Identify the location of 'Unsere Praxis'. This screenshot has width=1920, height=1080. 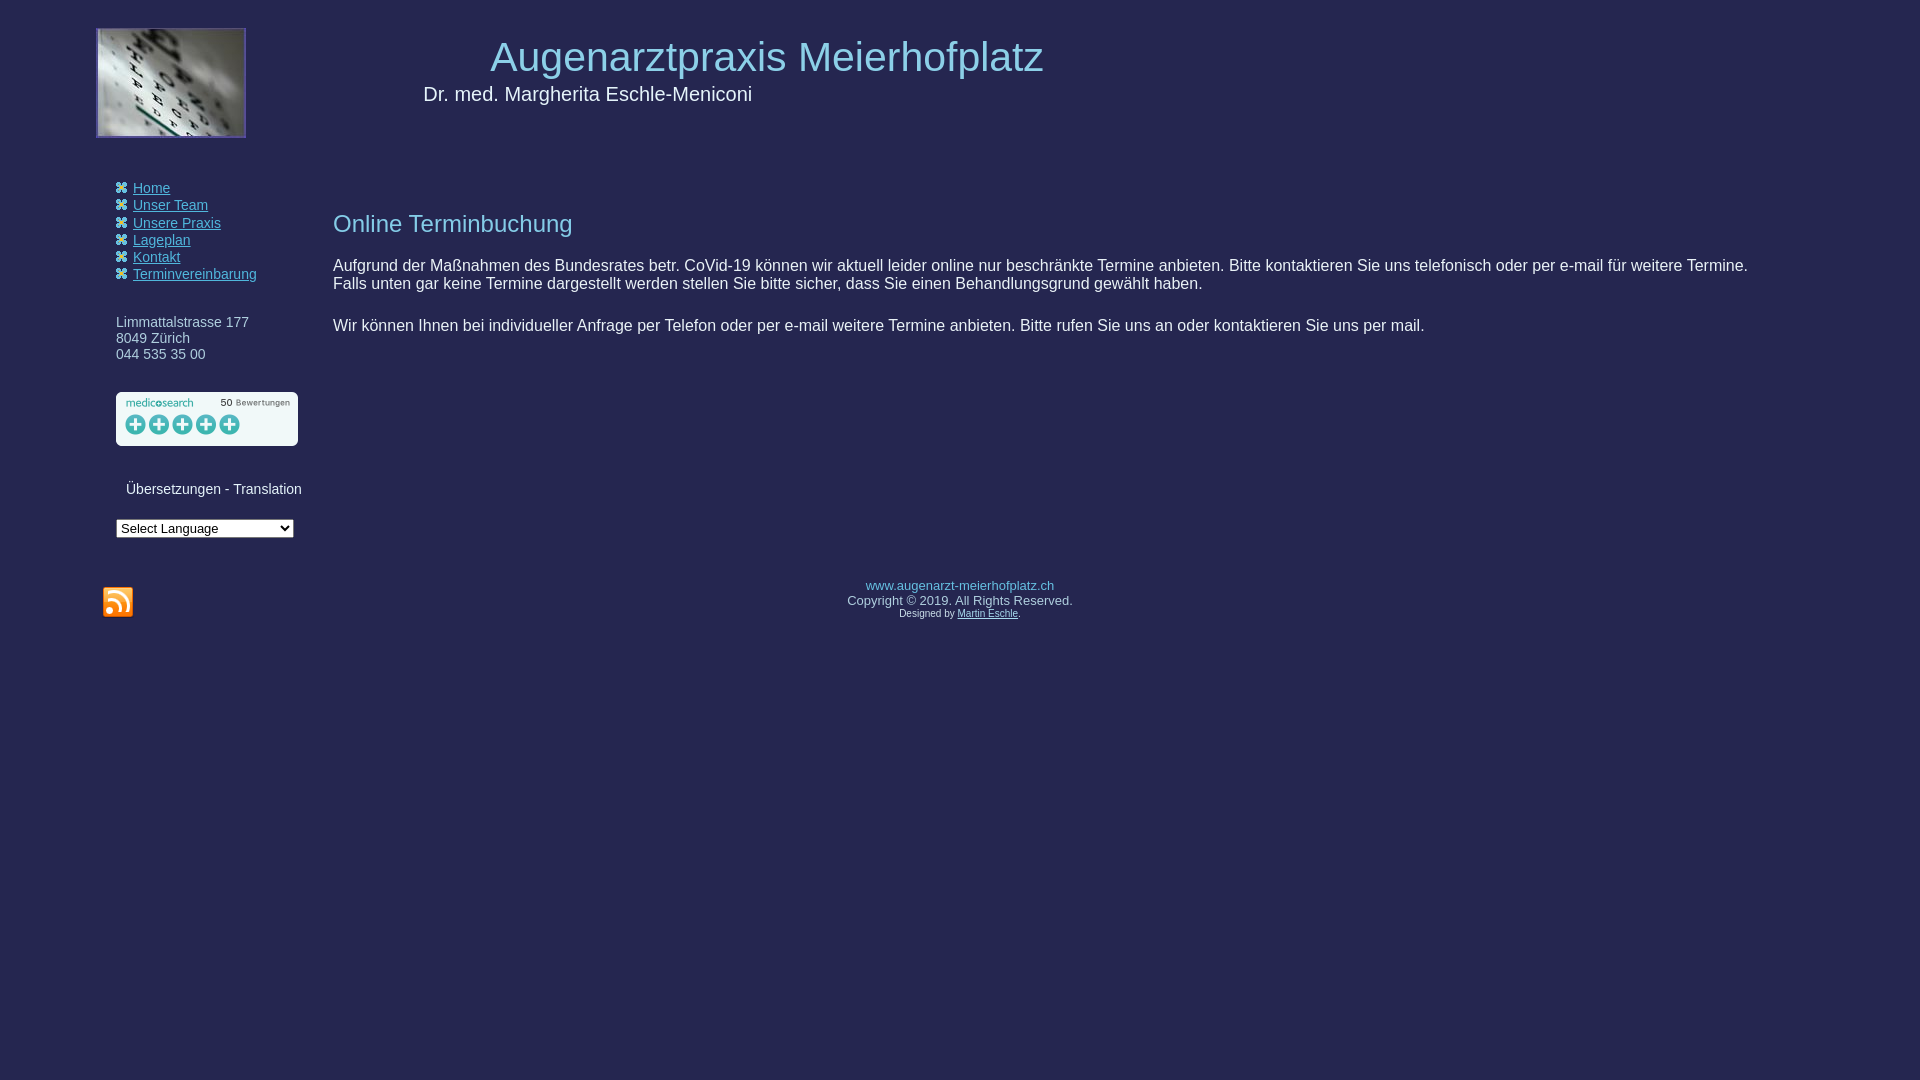
(132, 222).